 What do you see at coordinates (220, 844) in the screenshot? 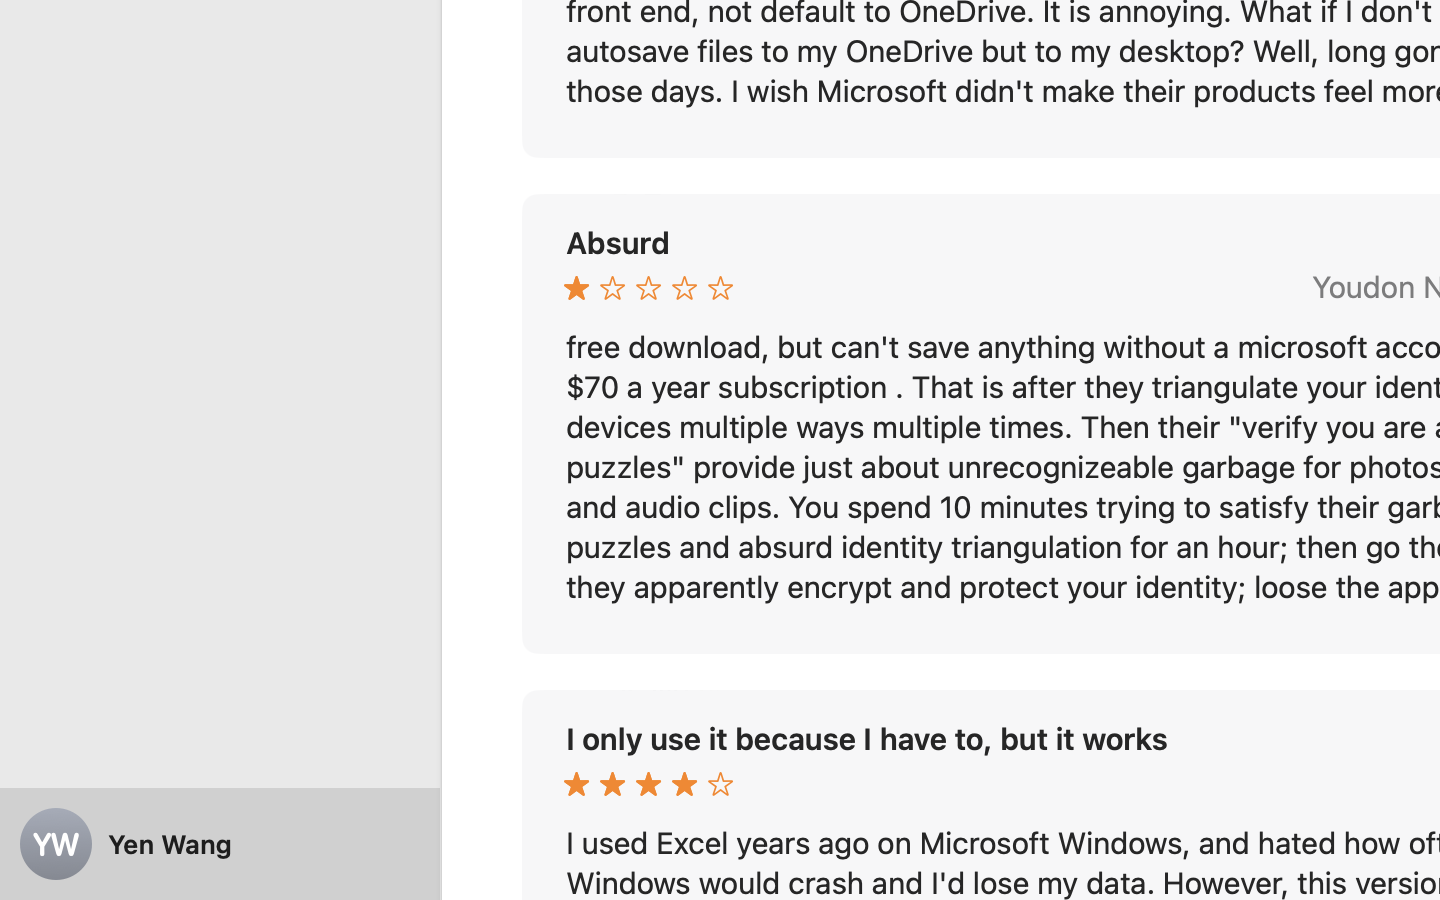
I see `'Yen Wang'` at bounding box center [220, 844].